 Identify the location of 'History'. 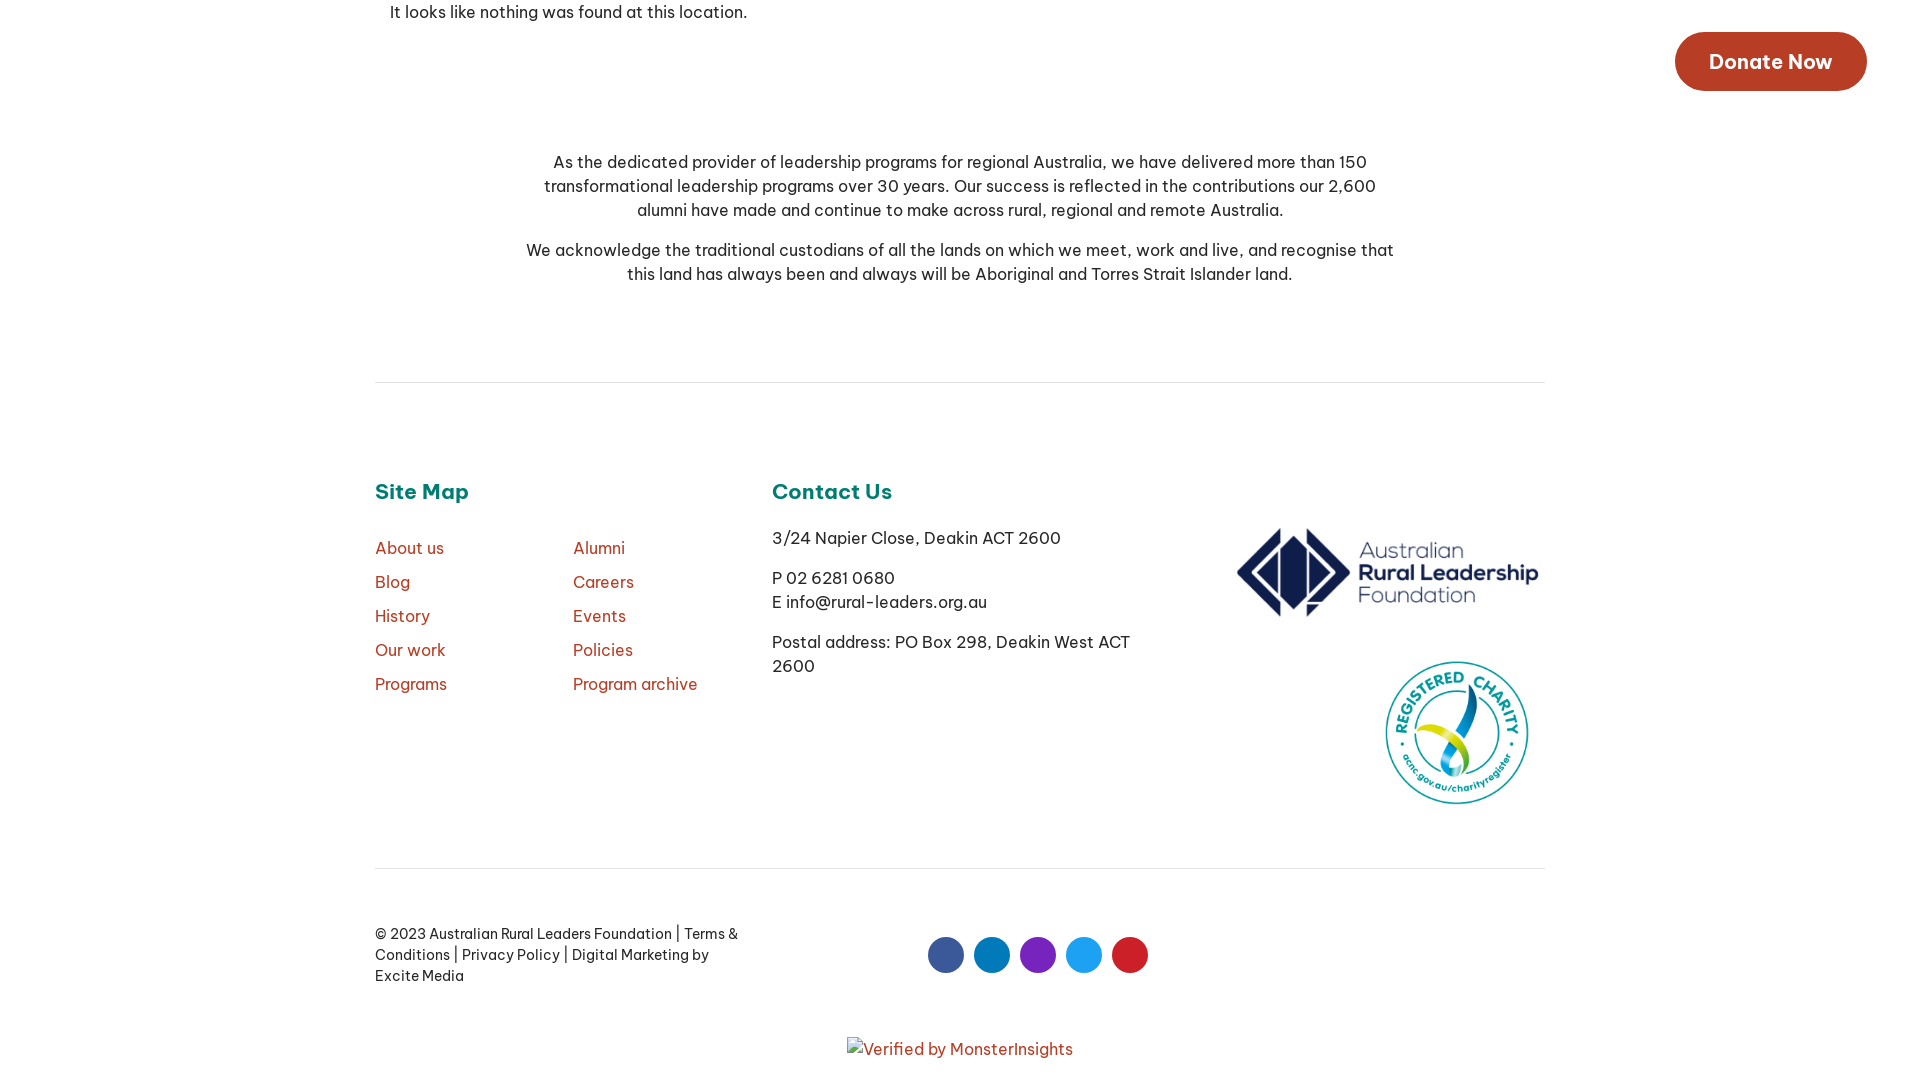
(463, 615).